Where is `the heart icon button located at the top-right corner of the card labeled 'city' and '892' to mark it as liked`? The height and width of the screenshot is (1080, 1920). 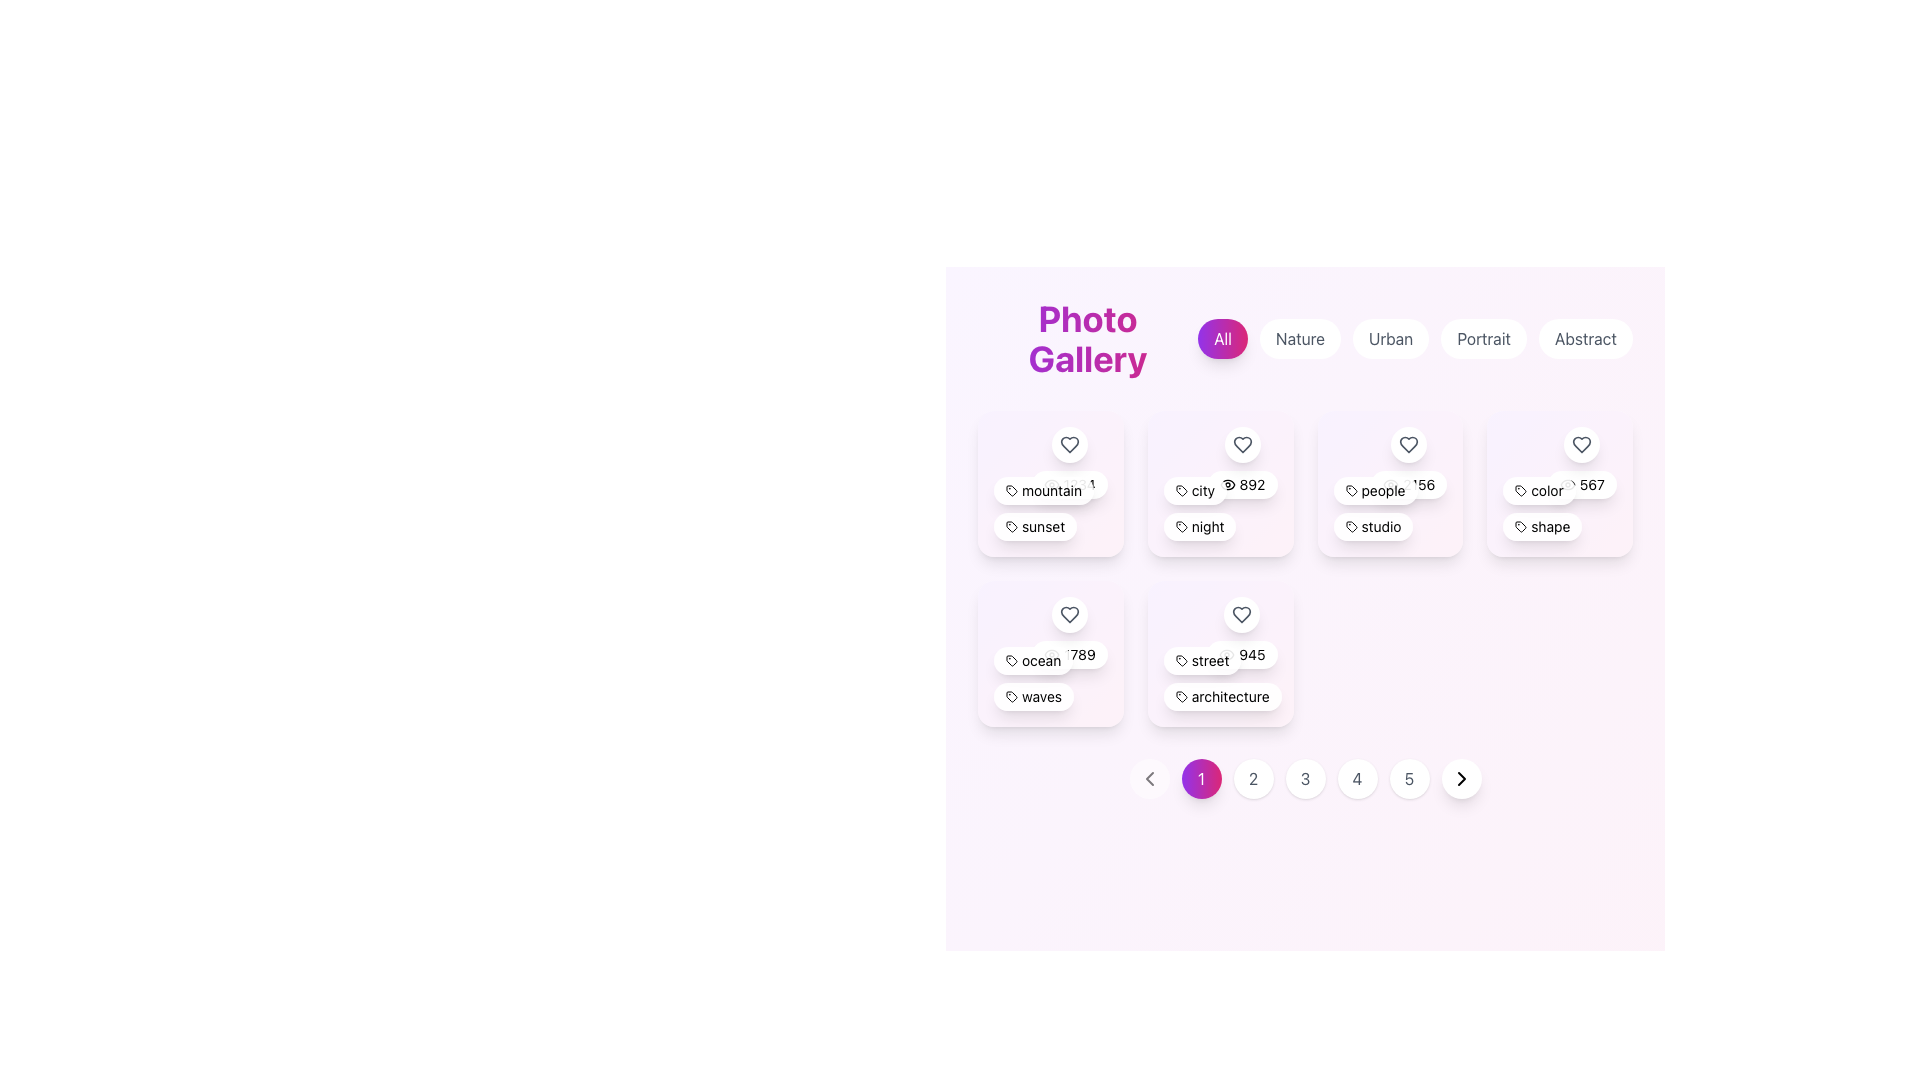
the heart icon button located at the top-right corner of the card labeled 'city' and '892' to mark it as liked is located at coordinates (1241, 462).